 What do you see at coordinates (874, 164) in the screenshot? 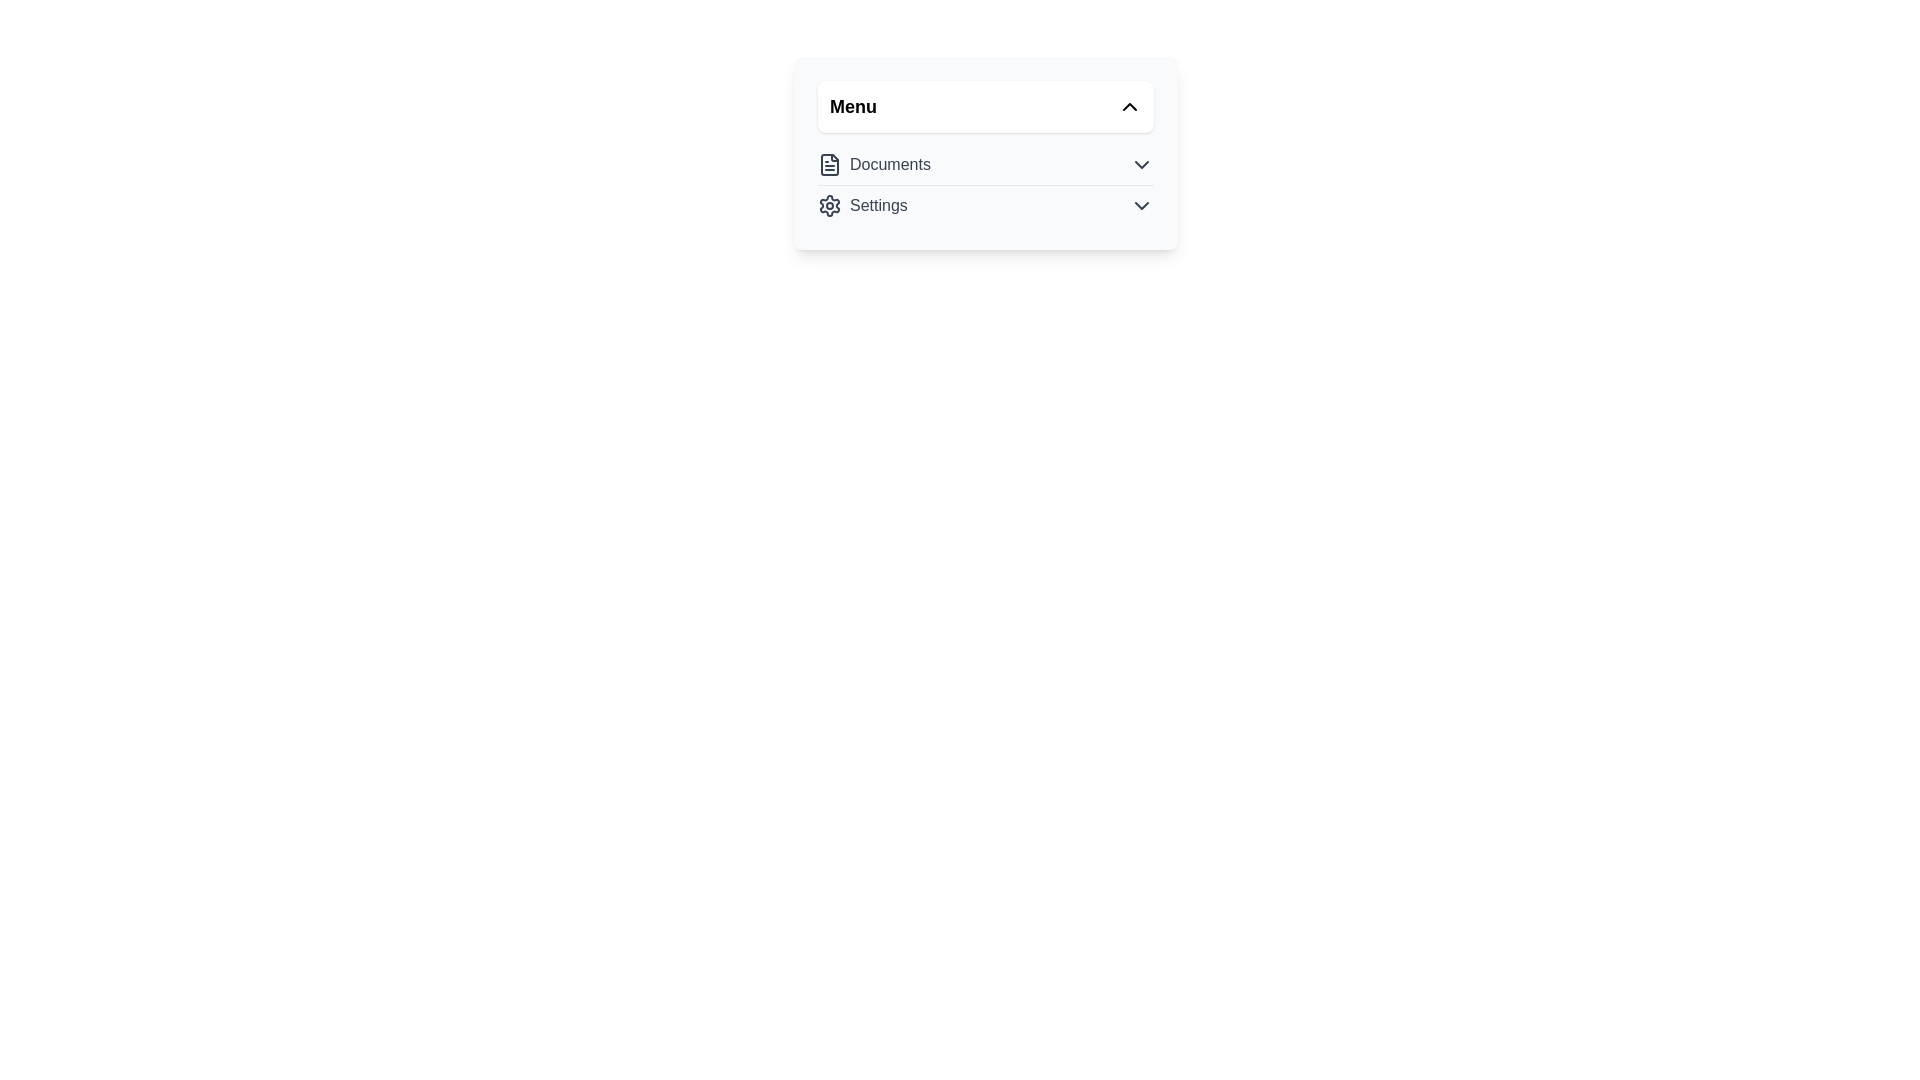
I see `the 'Documents' navigation link, which features a document icon and is the first item in the menu under 'Menu', positioned above 'Settings'` at bounding box center [874, 164].